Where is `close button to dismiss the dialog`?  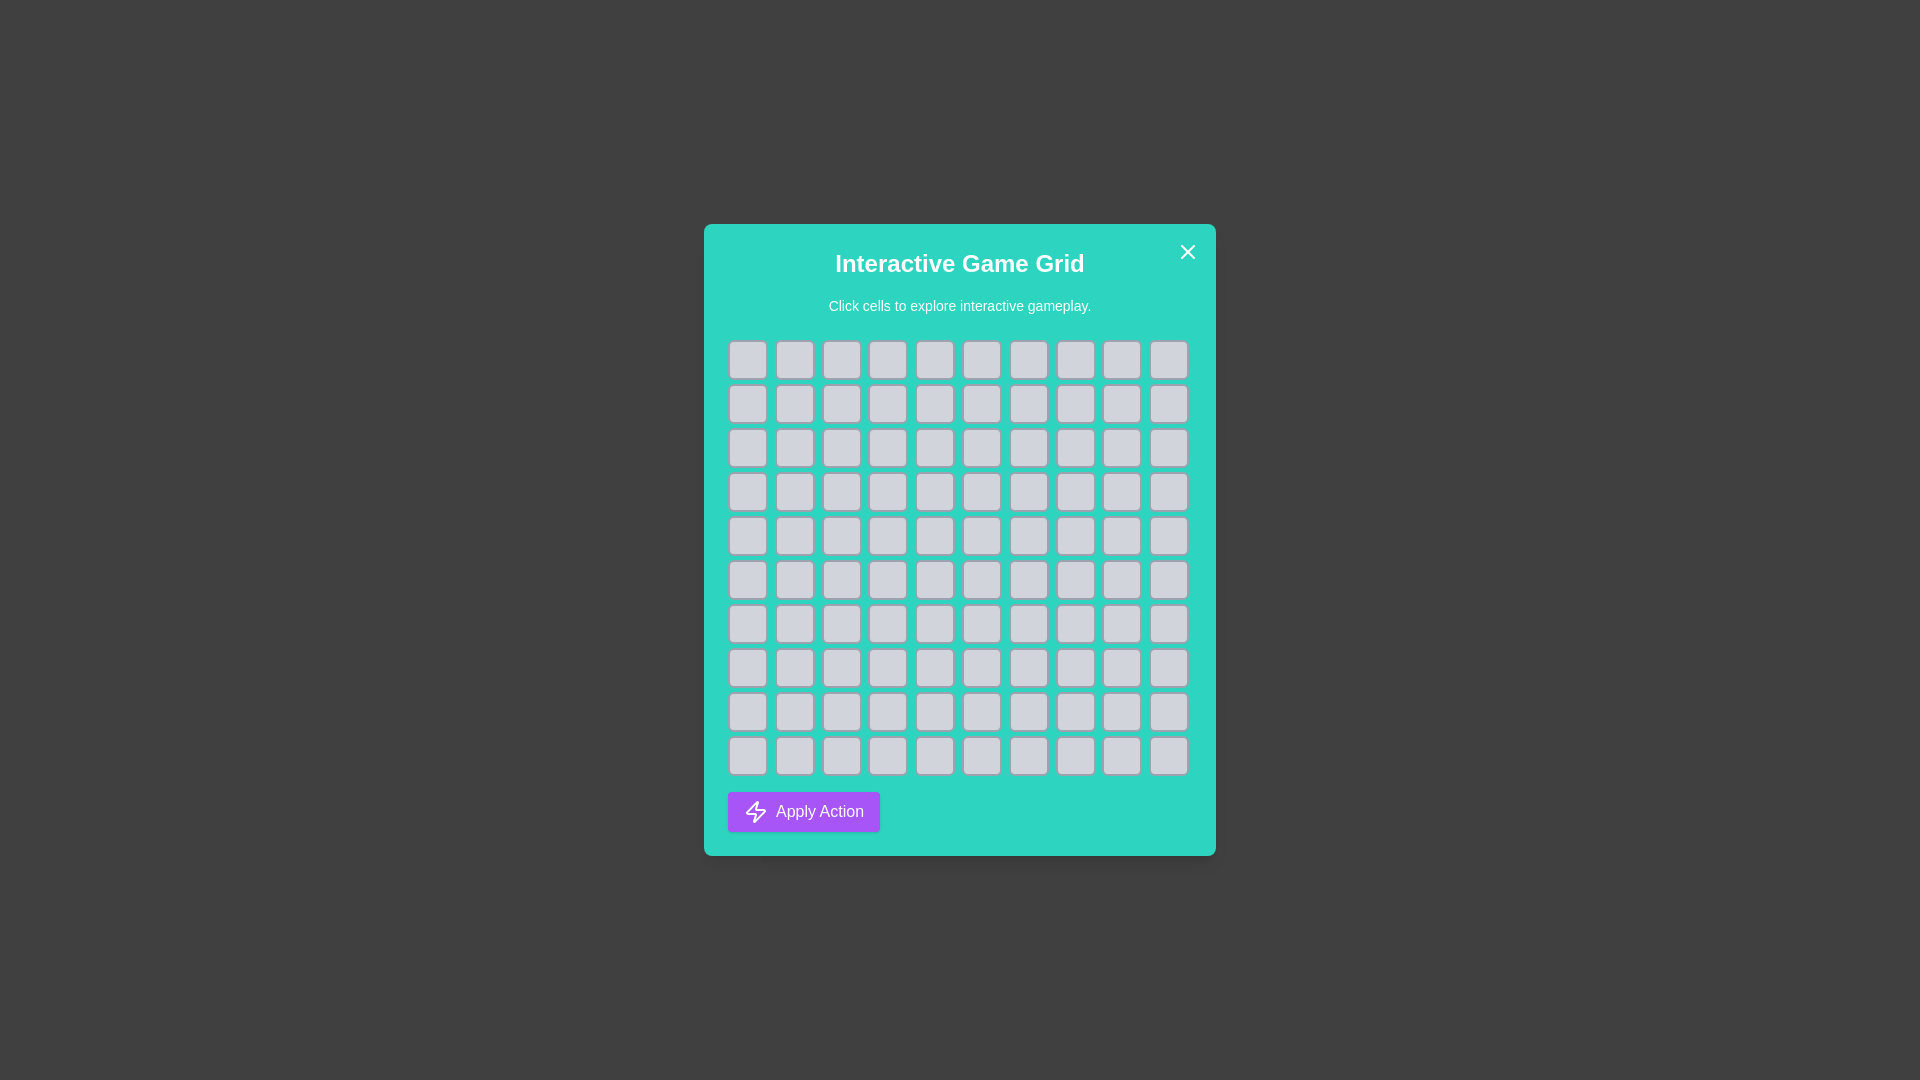 close button to dismiss the dialog is located at coordinates (1188, 250).